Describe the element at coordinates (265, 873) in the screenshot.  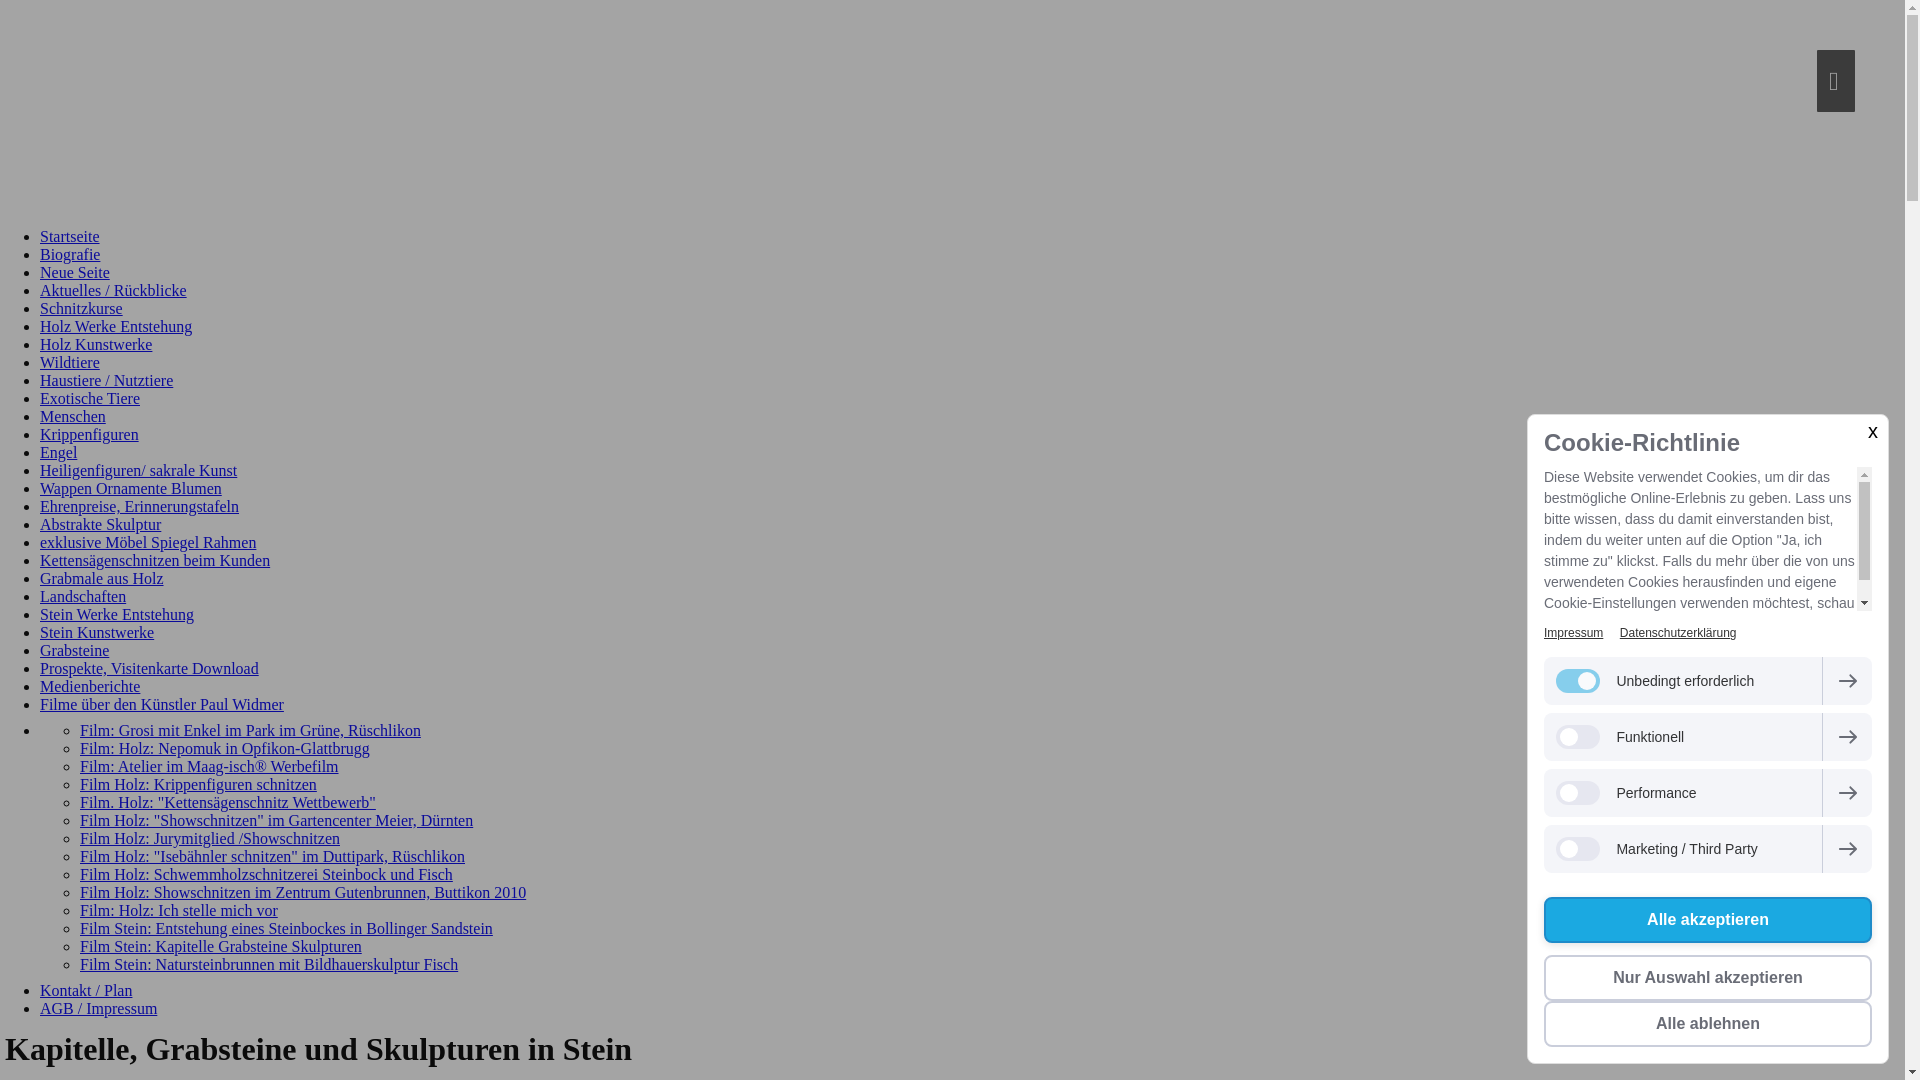
I see `'Film Holz: Schwemmholzschnitzerei Steinbock und Fisch'` at that location.